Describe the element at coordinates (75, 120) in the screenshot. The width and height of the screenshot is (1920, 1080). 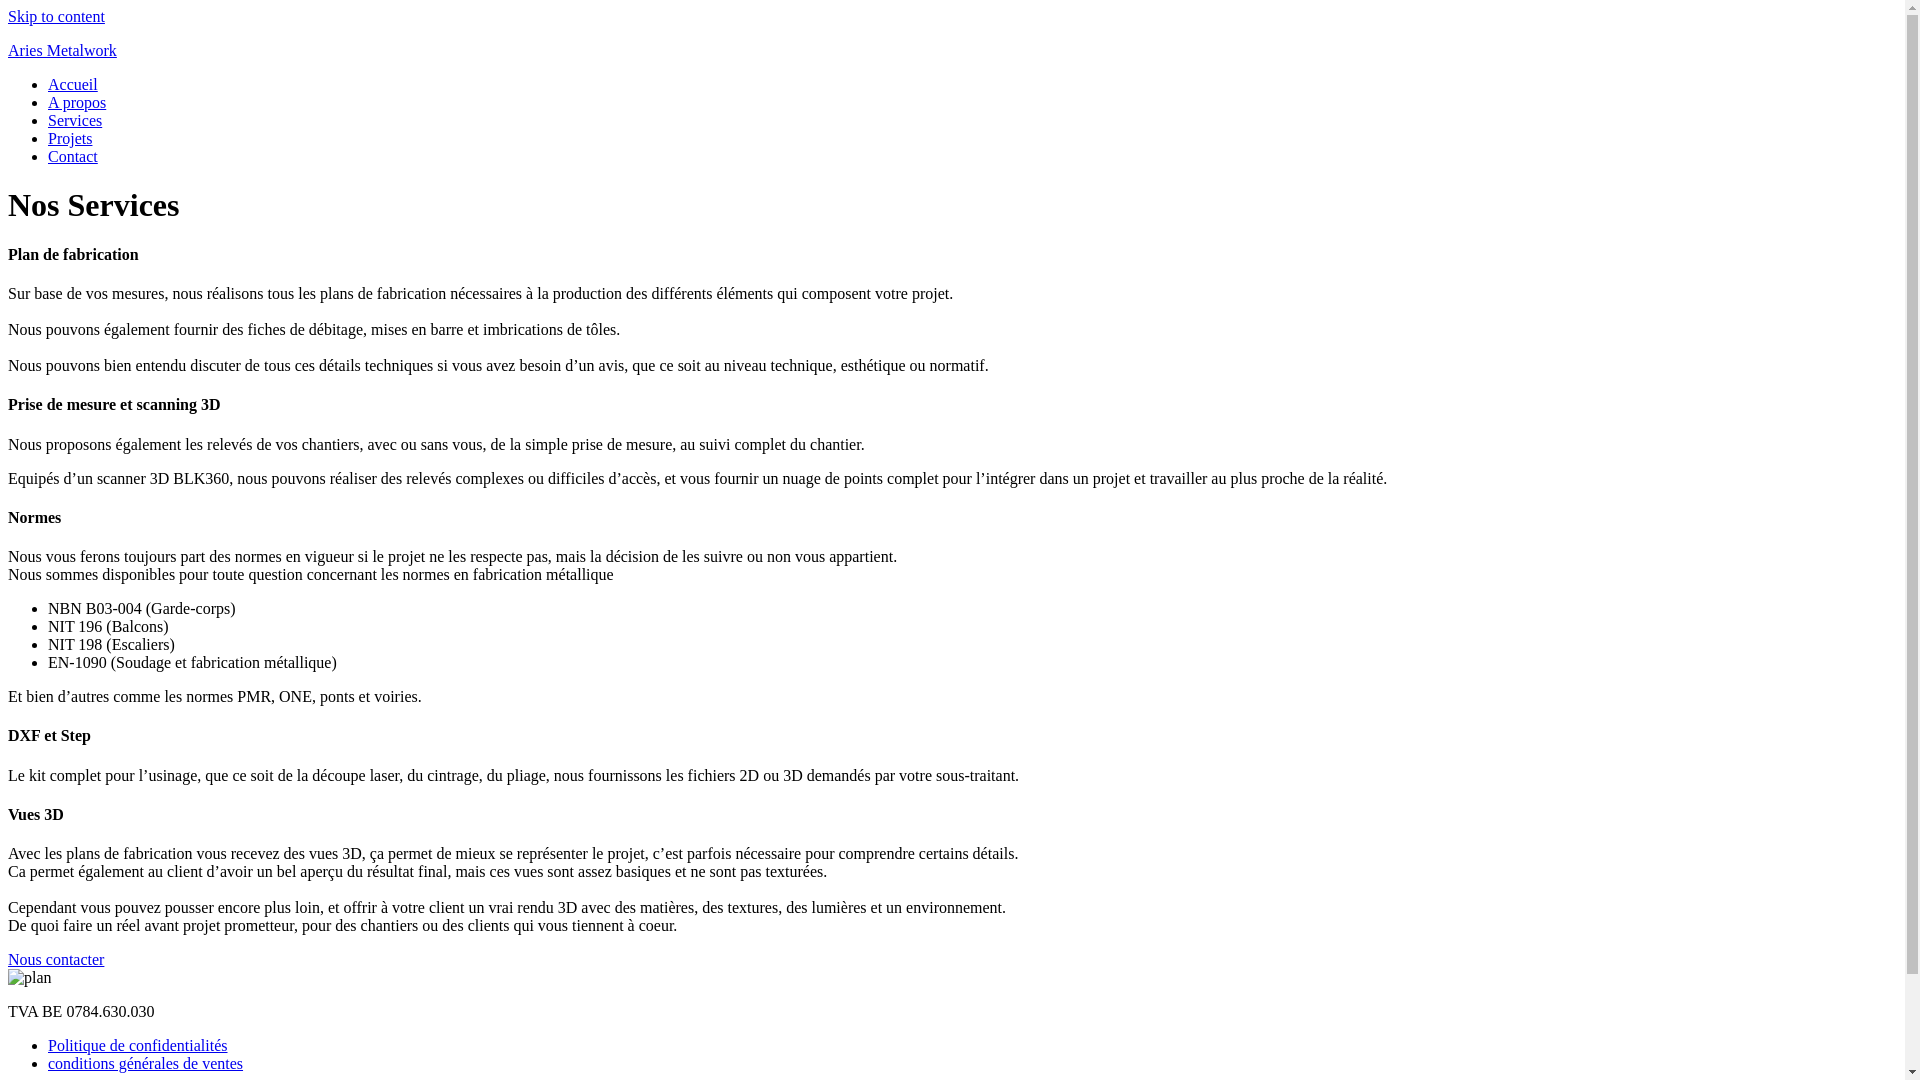
I see `'Services'` at that location.